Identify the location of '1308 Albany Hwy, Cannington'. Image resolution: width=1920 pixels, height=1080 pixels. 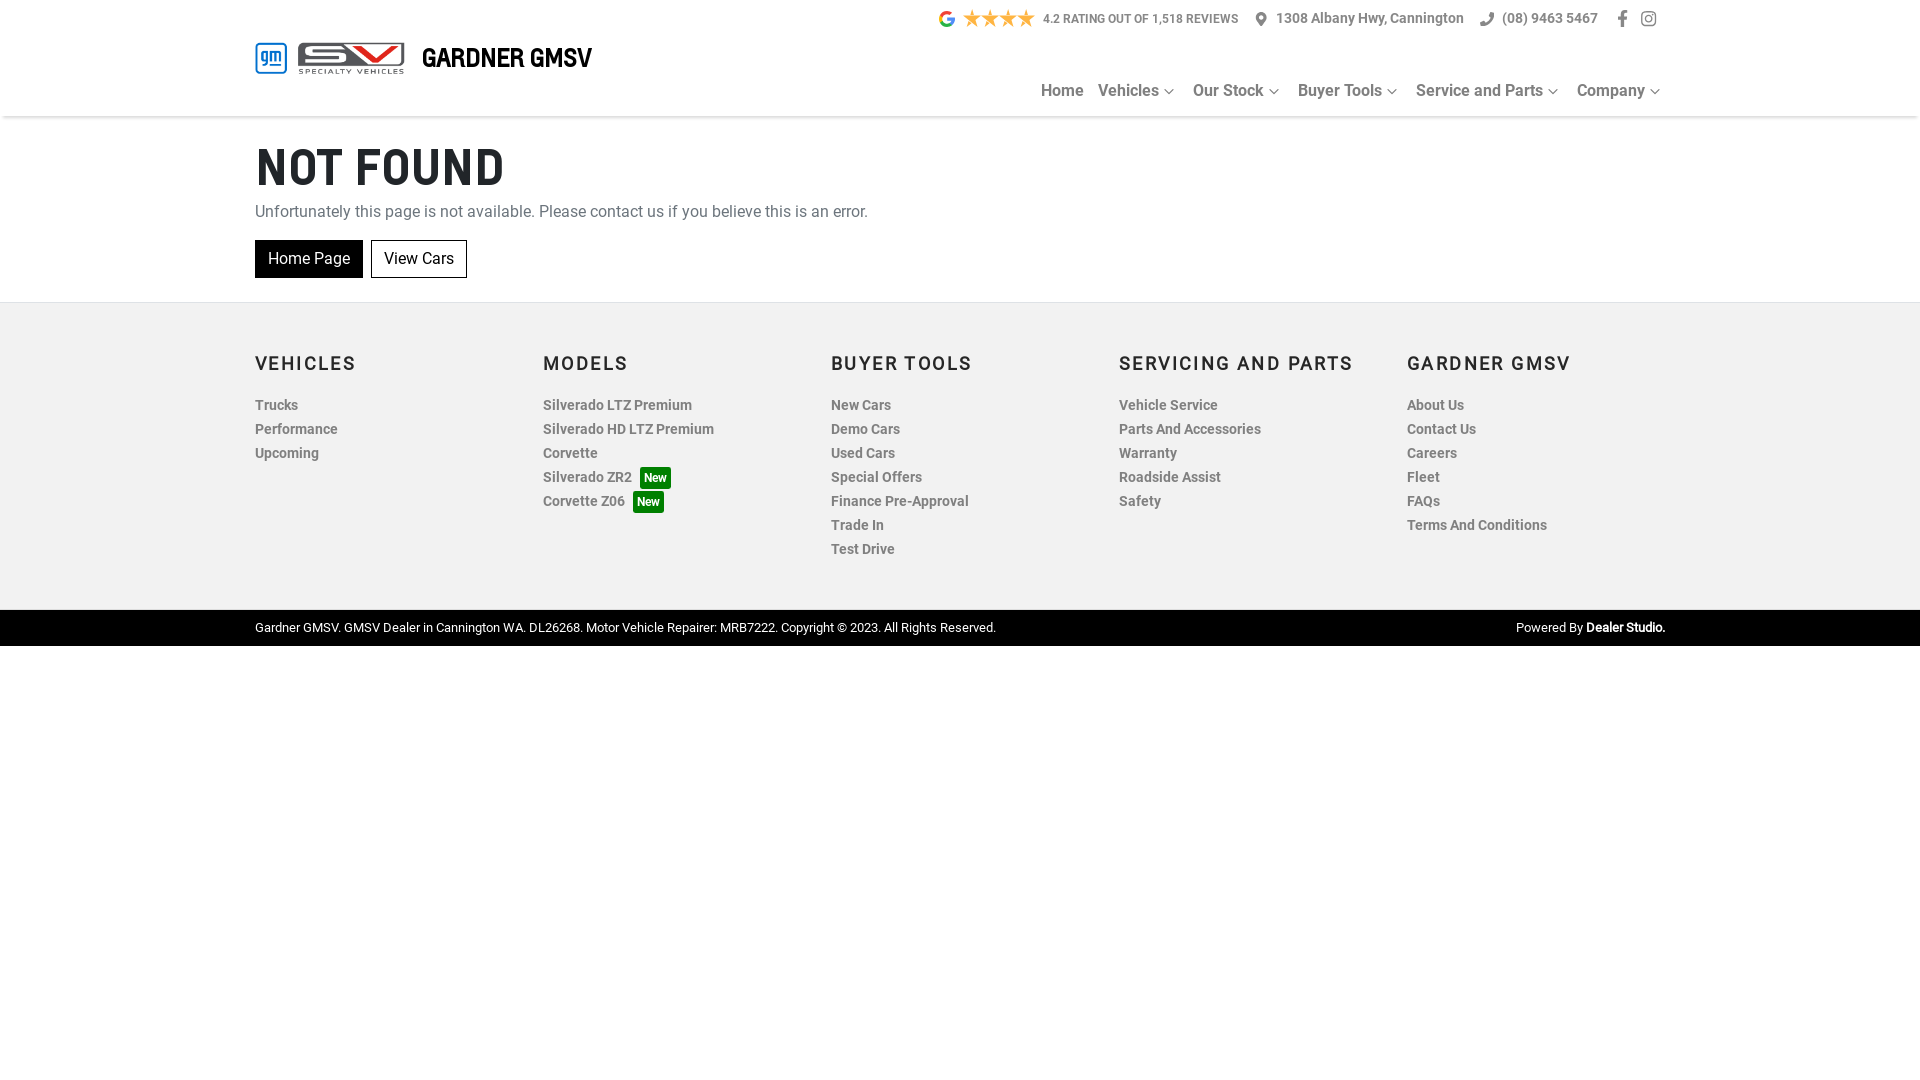
(1368, 18).